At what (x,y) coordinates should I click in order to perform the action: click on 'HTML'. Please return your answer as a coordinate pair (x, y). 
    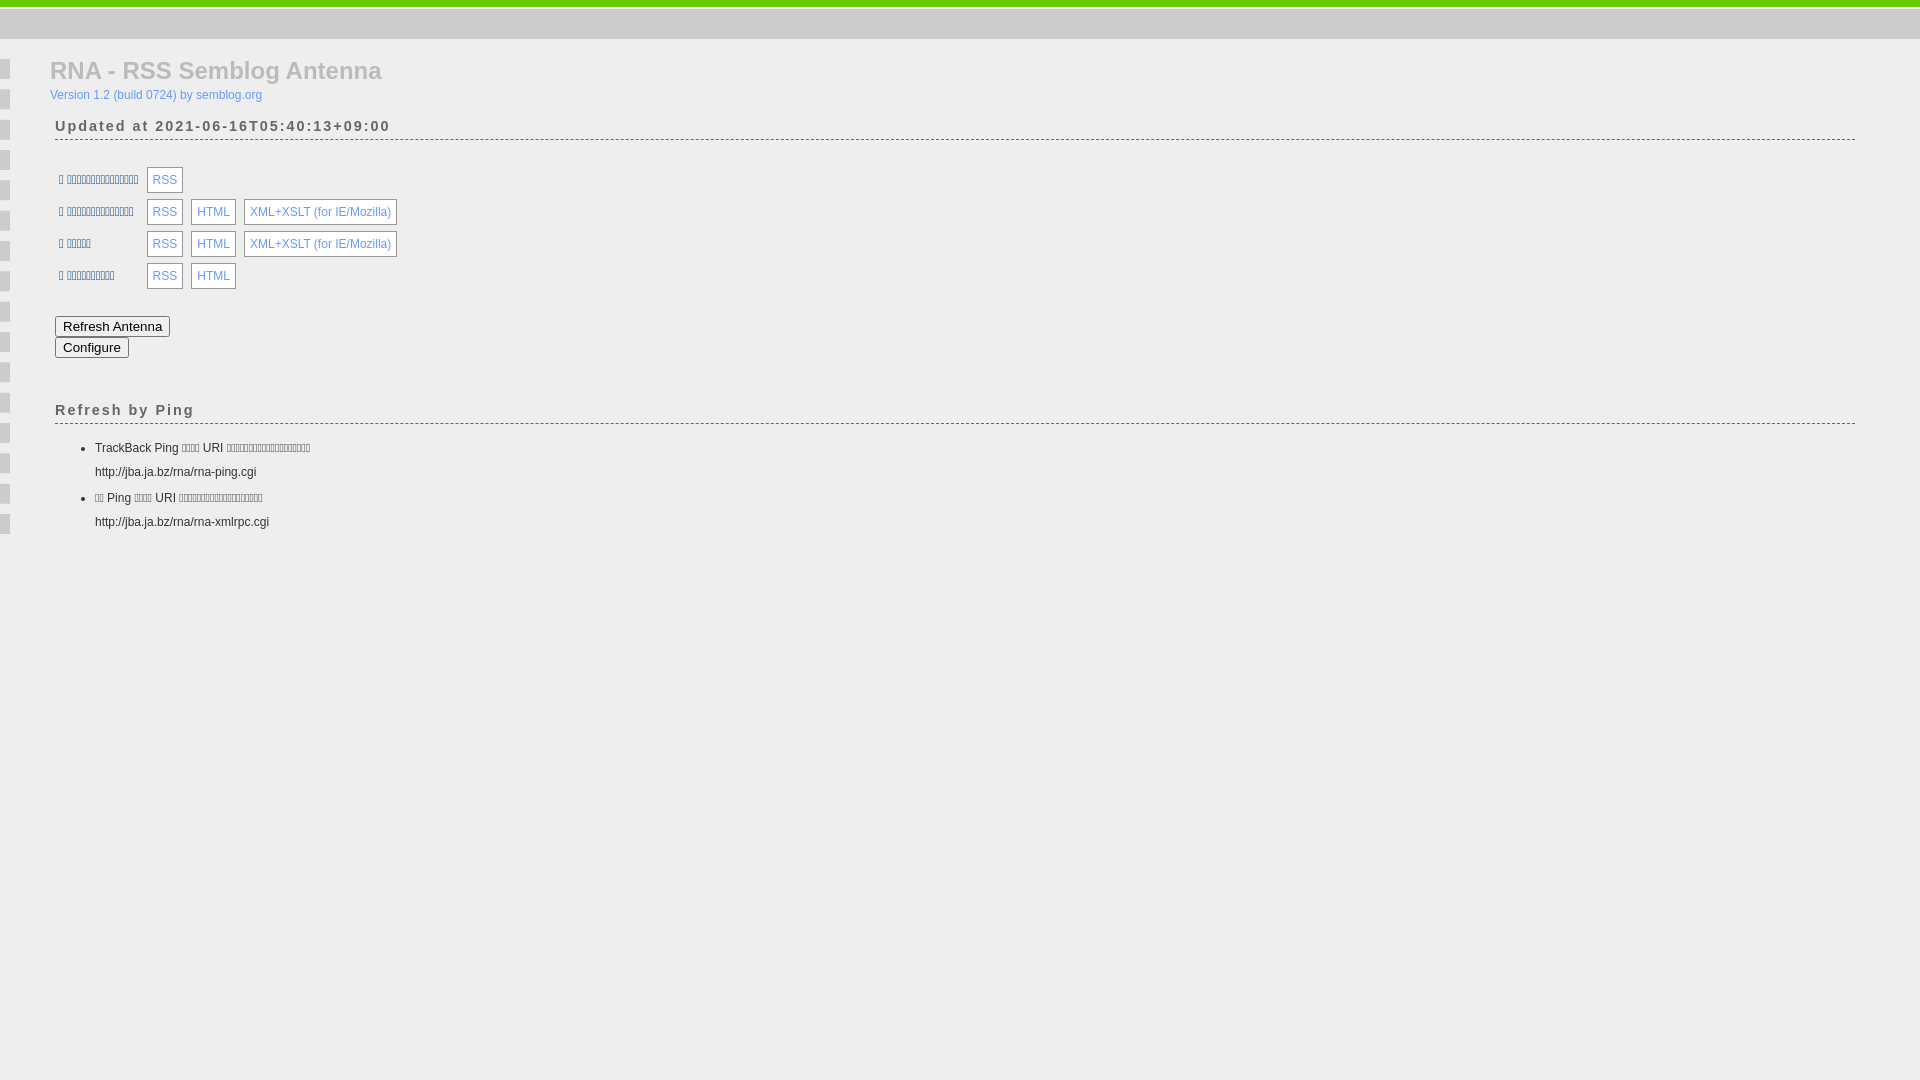
    Looking at the image, I should click on (213, 276).